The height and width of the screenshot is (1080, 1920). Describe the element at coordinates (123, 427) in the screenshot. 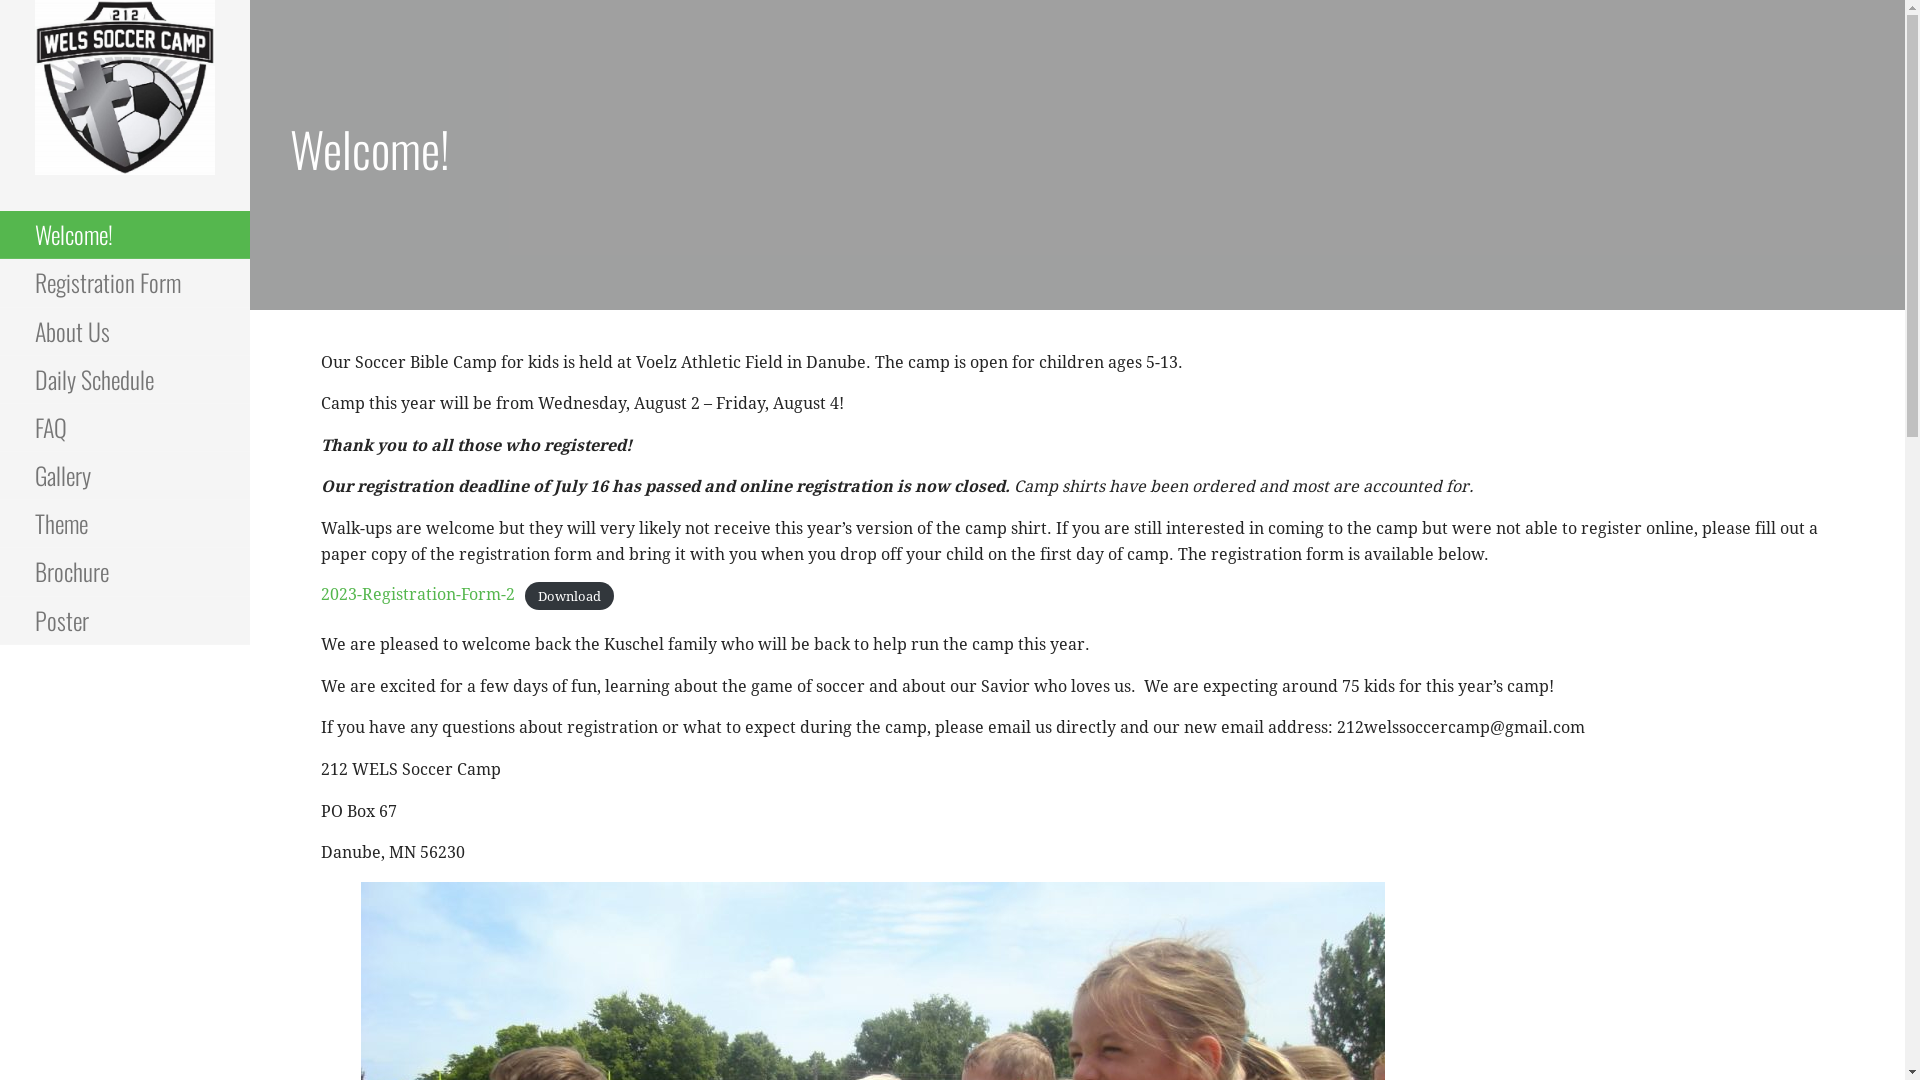

I see `'FAQ'` at that location.